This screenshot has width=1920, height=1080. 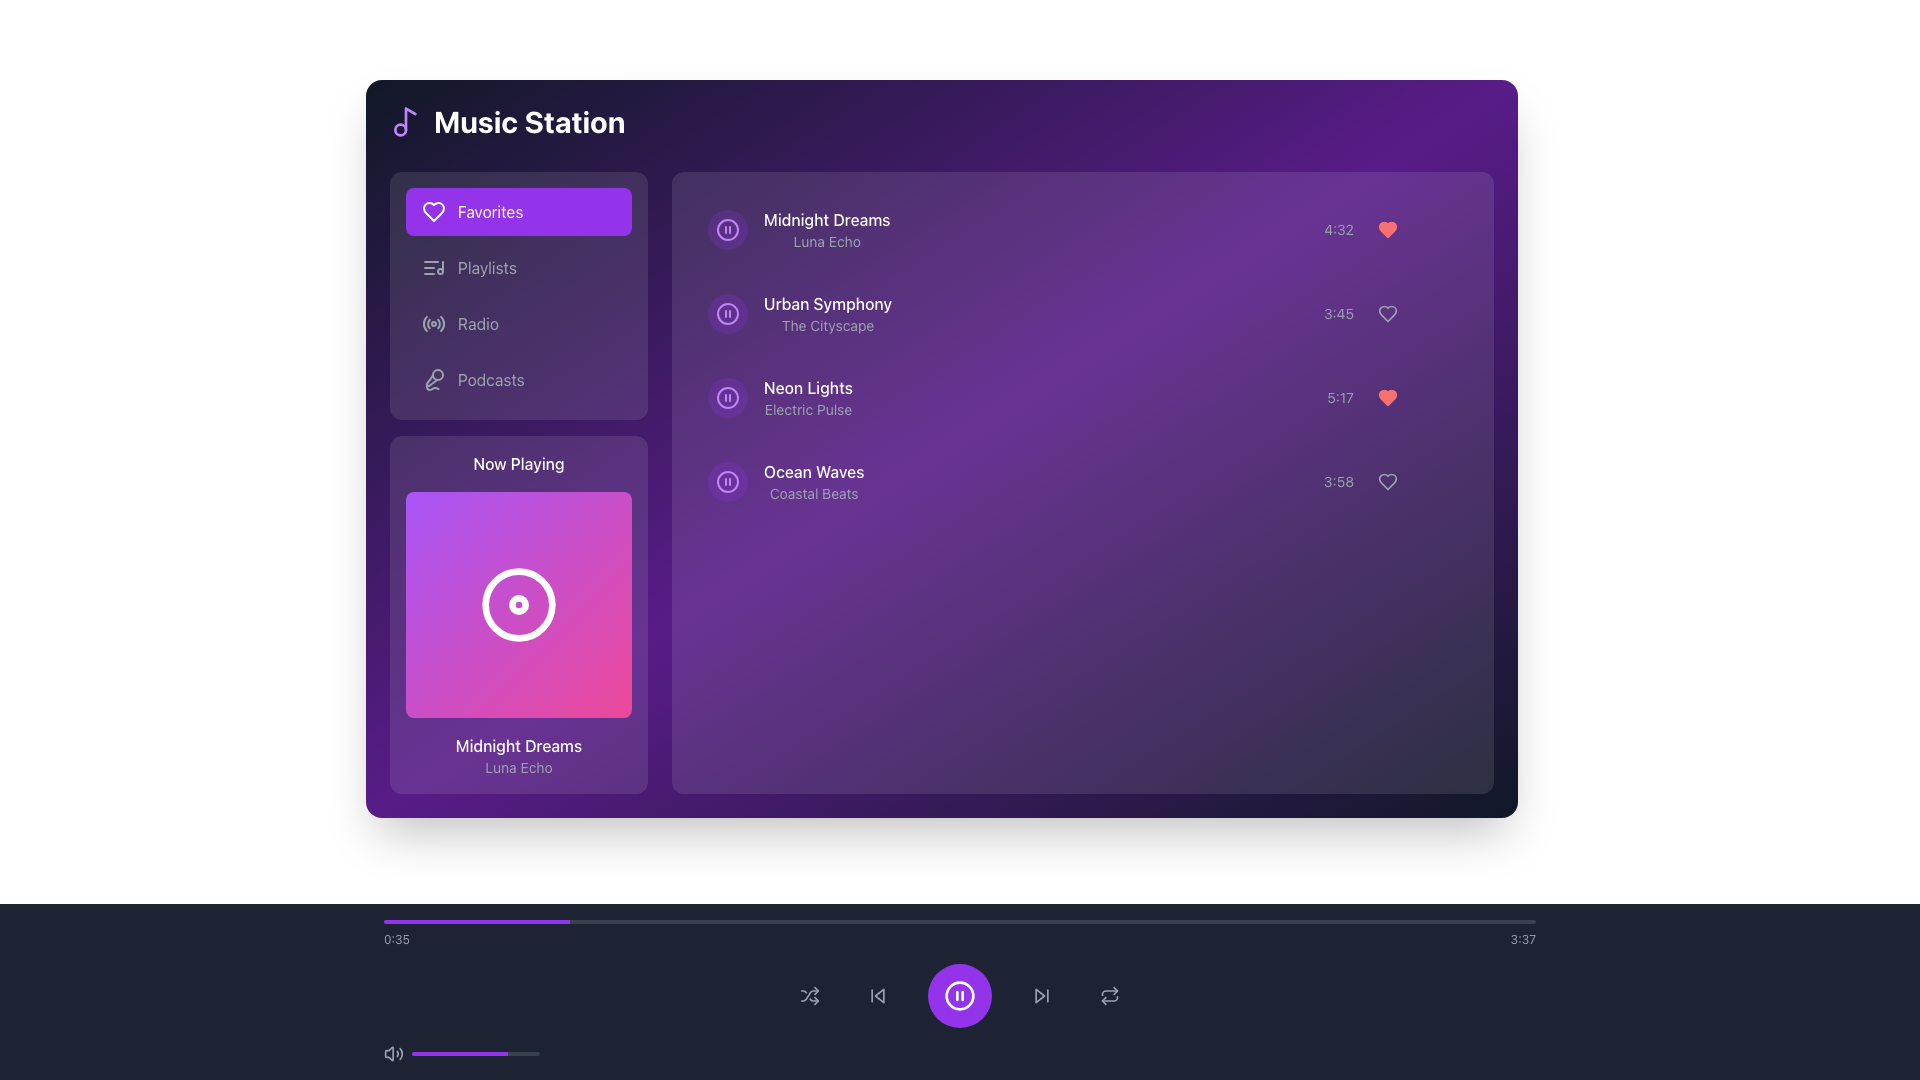 What do you see at coordinates (1386, 397) in the screenshot?
I see `the heart-shaped favorite button, which is filled with red color and located in the right middle region of the music station application at the timestamp '5:17'` at bounding box center [1386, 397].